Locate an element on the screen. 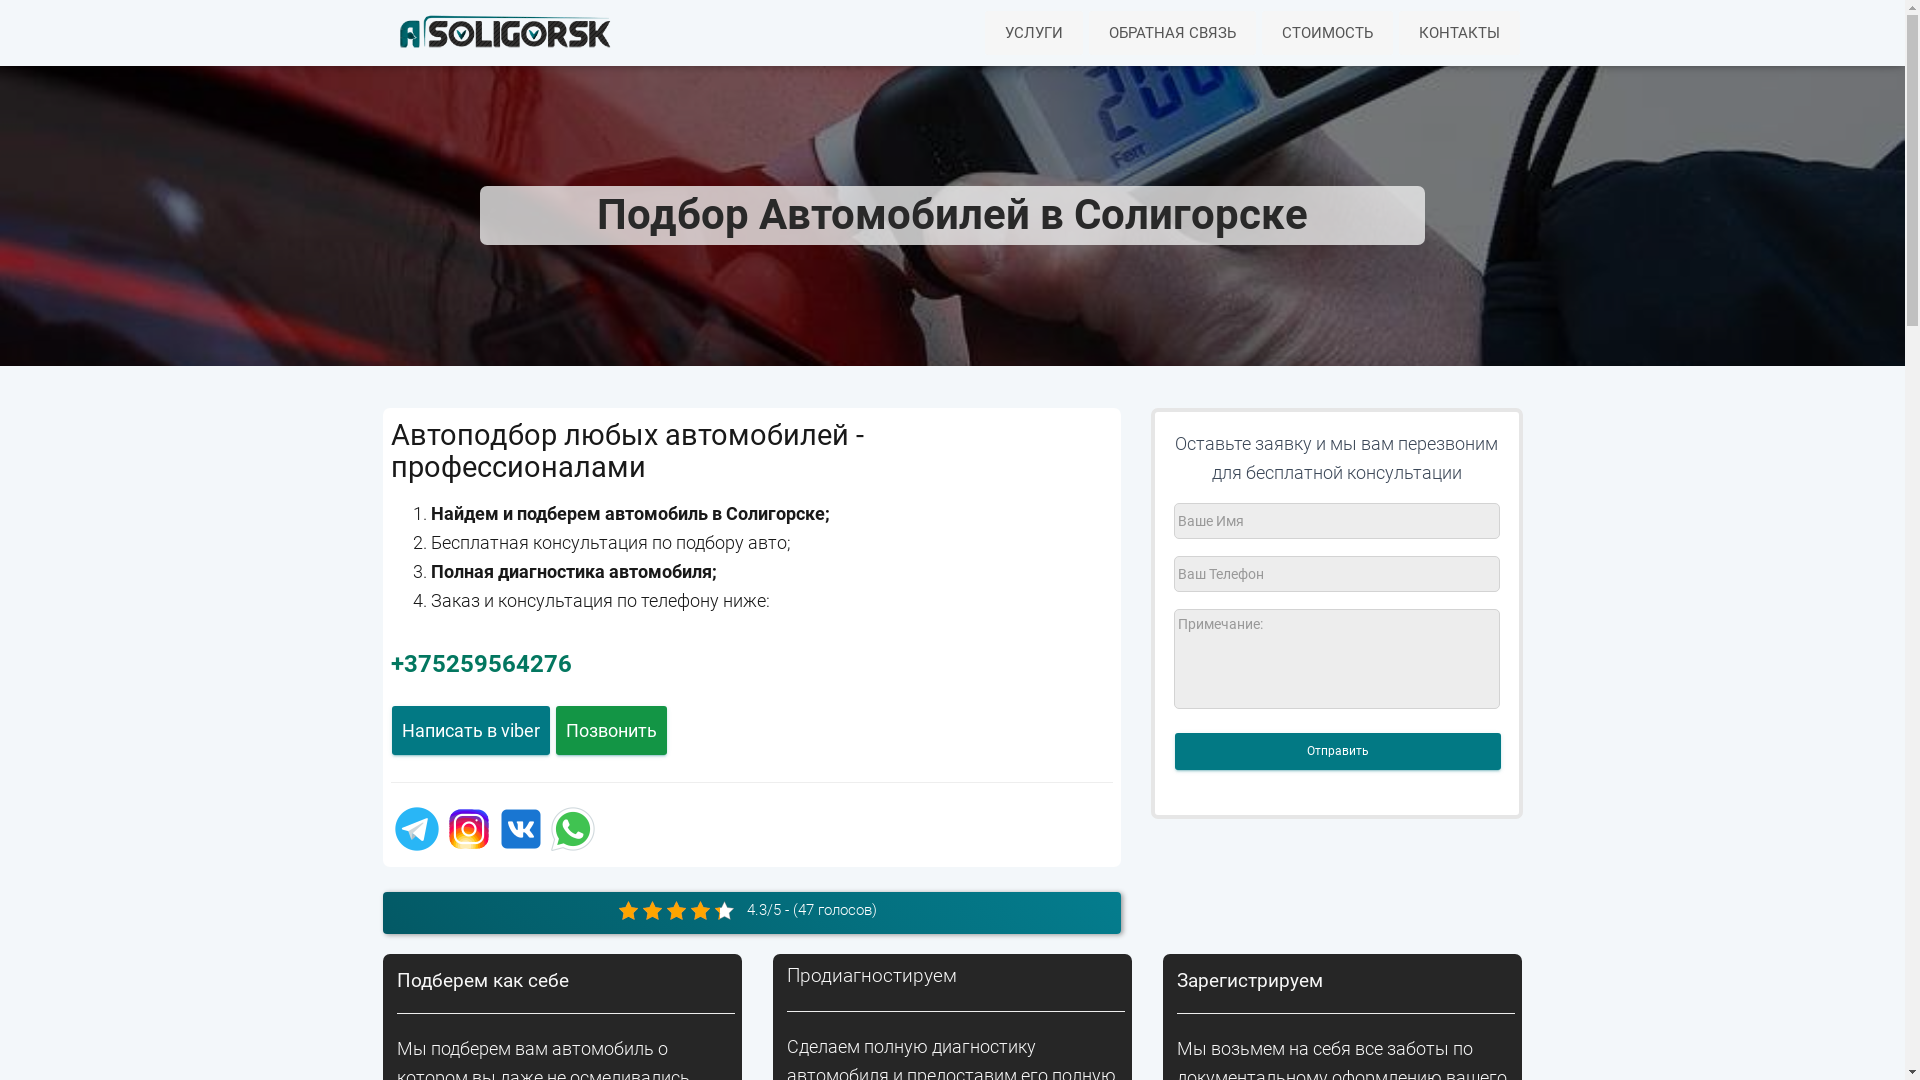 The height and width of the screenshot is (1080, 1920). '+375259564276' is located at coordinates (389, 663).